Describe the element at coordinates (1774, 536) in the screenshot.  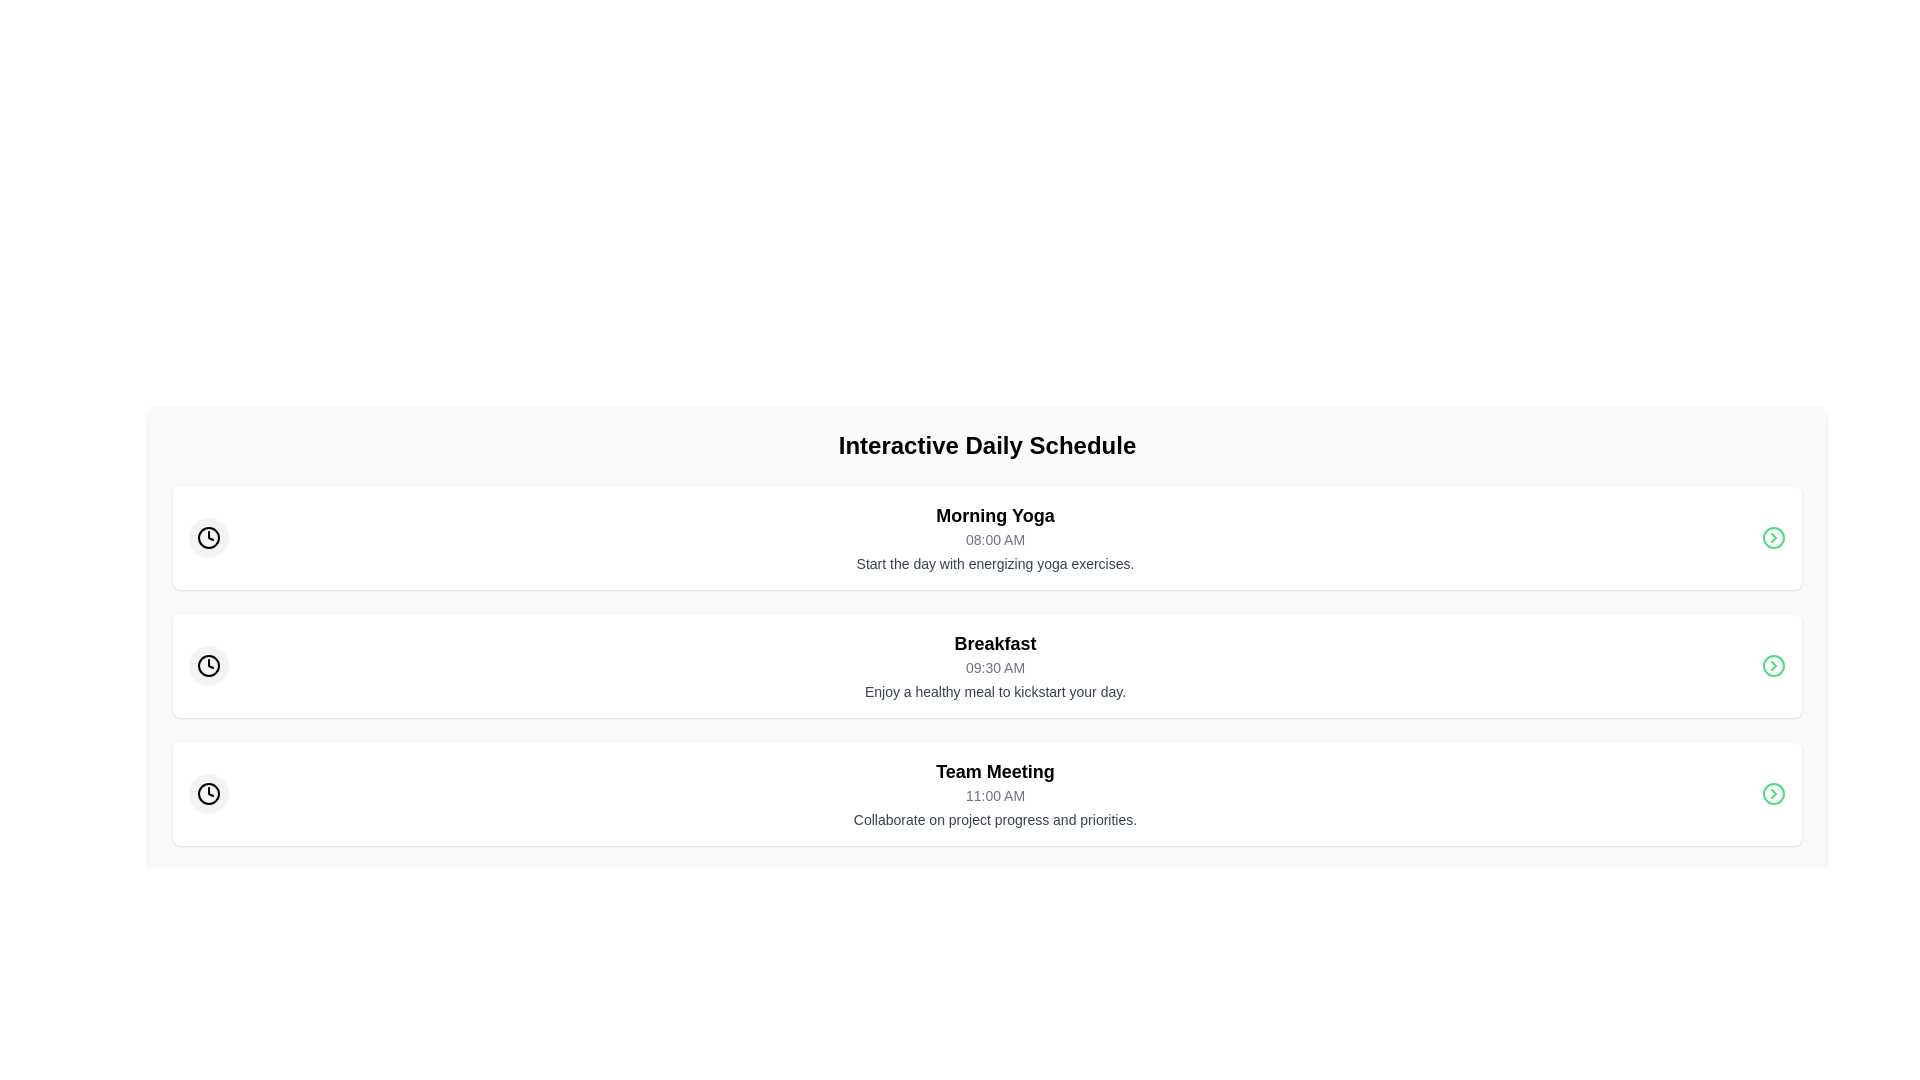
I see `the SVG circle graphic that serves as a graphical component of the 'Breakfast' section's action or status indicator, located on the right side of the section` at that location.